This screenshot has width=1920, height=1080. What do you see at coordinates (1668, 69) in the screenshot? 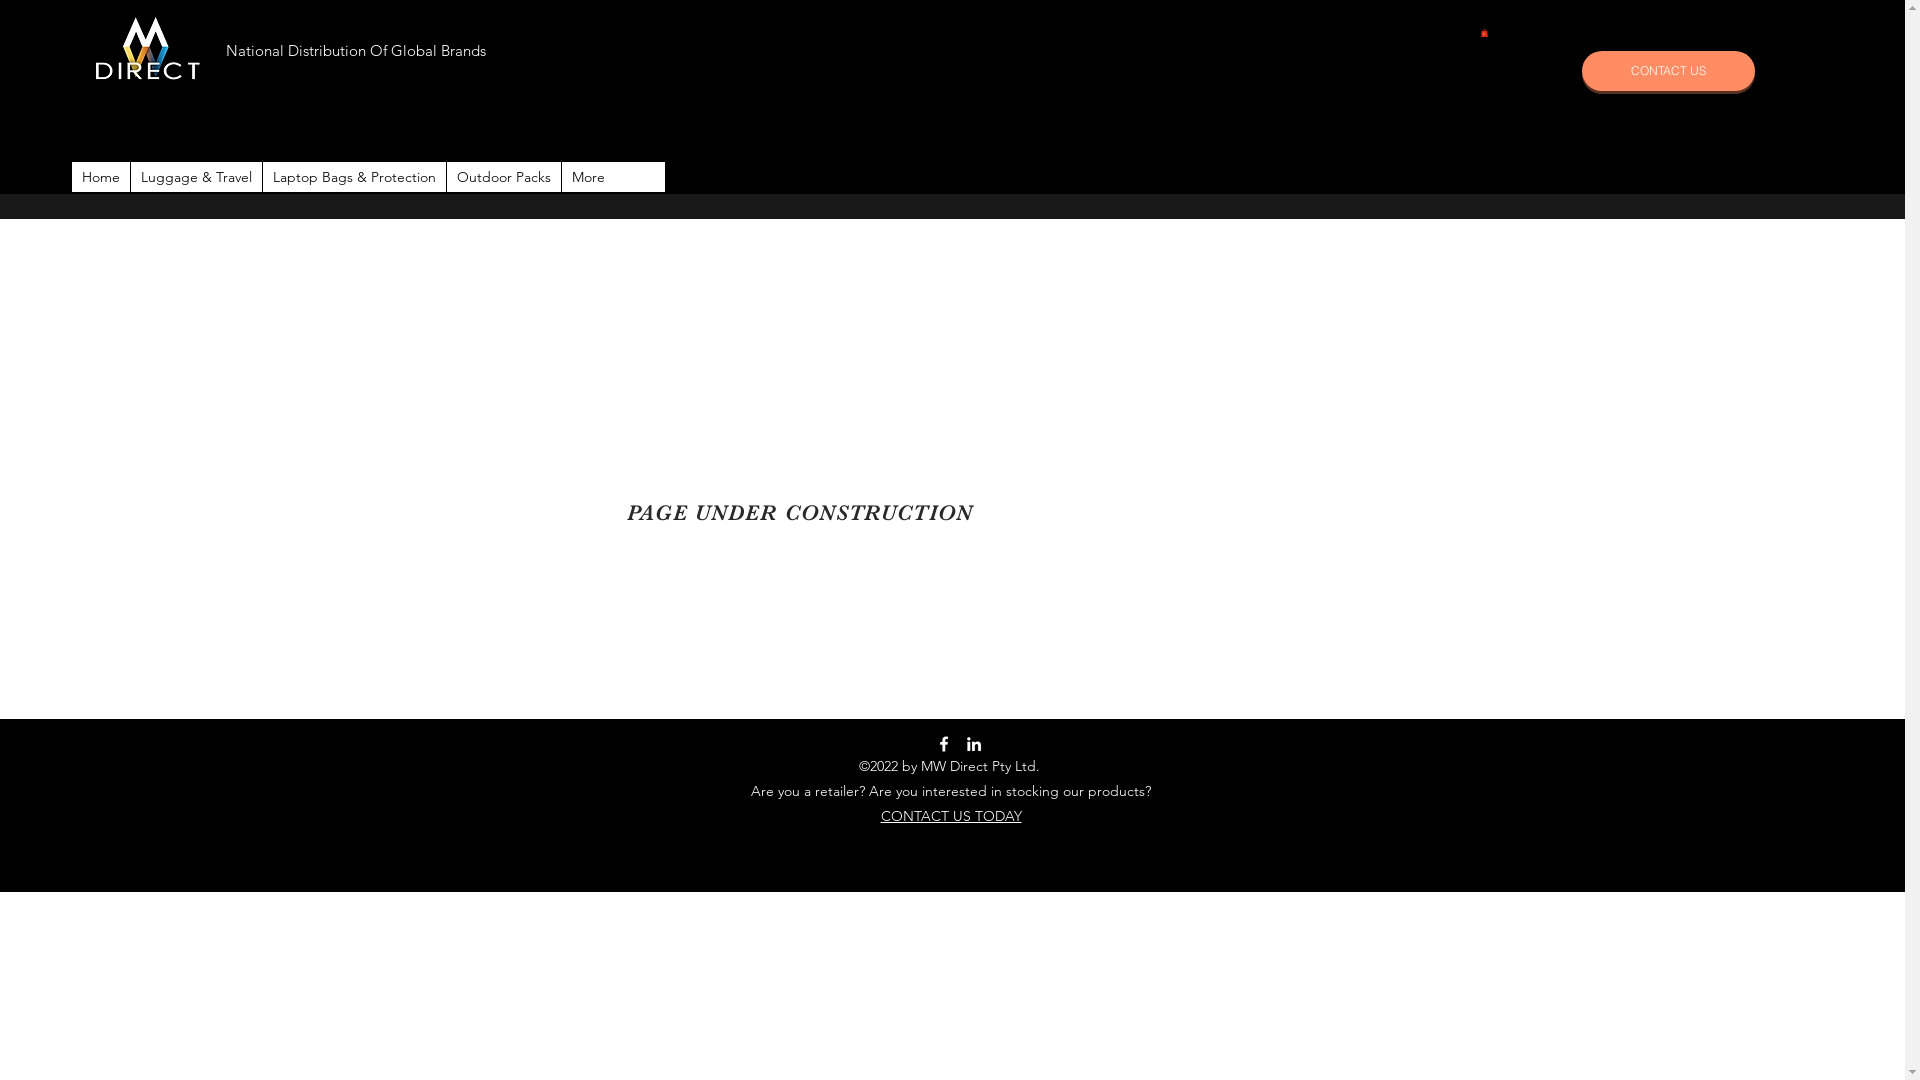
I see `'CONTACT US'` at bounding box center [1668, 69].